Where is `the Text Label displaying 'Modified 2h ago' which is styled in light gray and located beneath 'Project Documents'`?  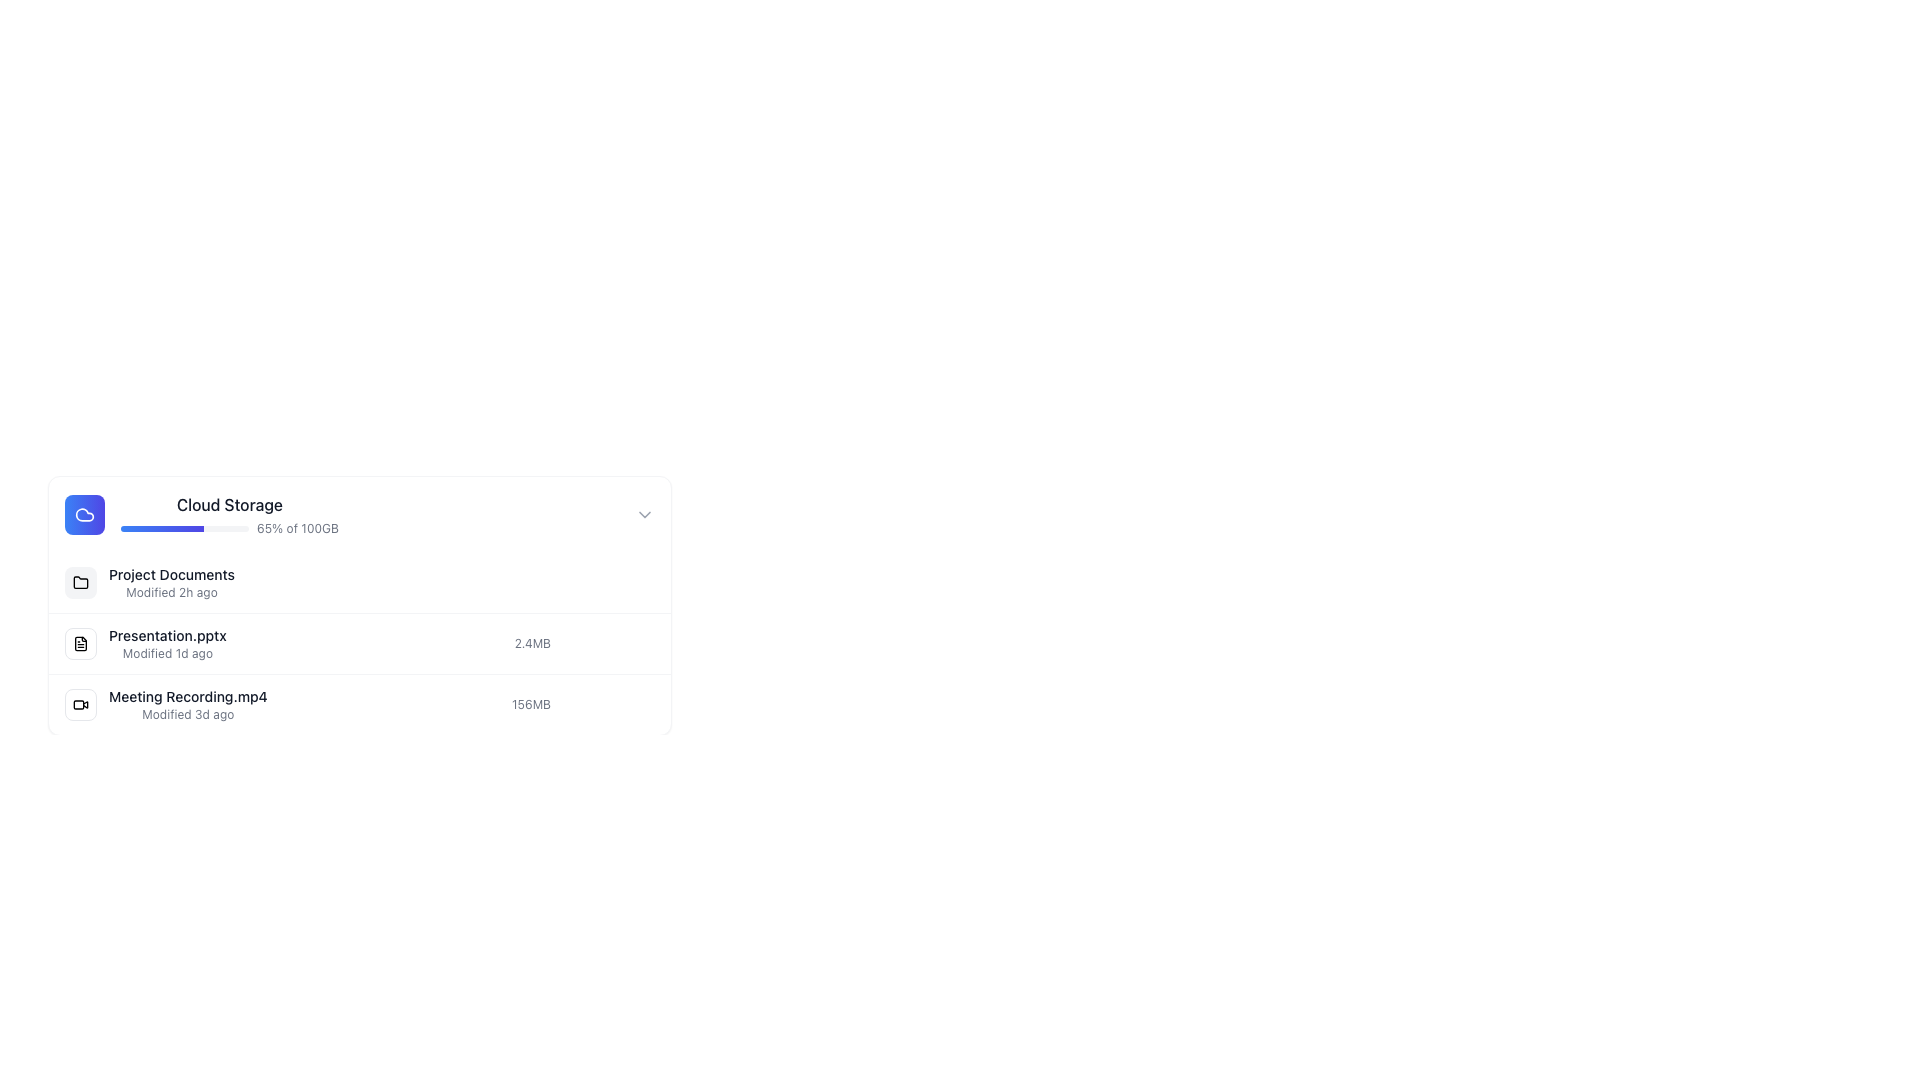 the Text Label displaying 'Modified 2h ago' which is styled in light gray and located beneath 'Project Documents' is located at coordinates (172, 592).